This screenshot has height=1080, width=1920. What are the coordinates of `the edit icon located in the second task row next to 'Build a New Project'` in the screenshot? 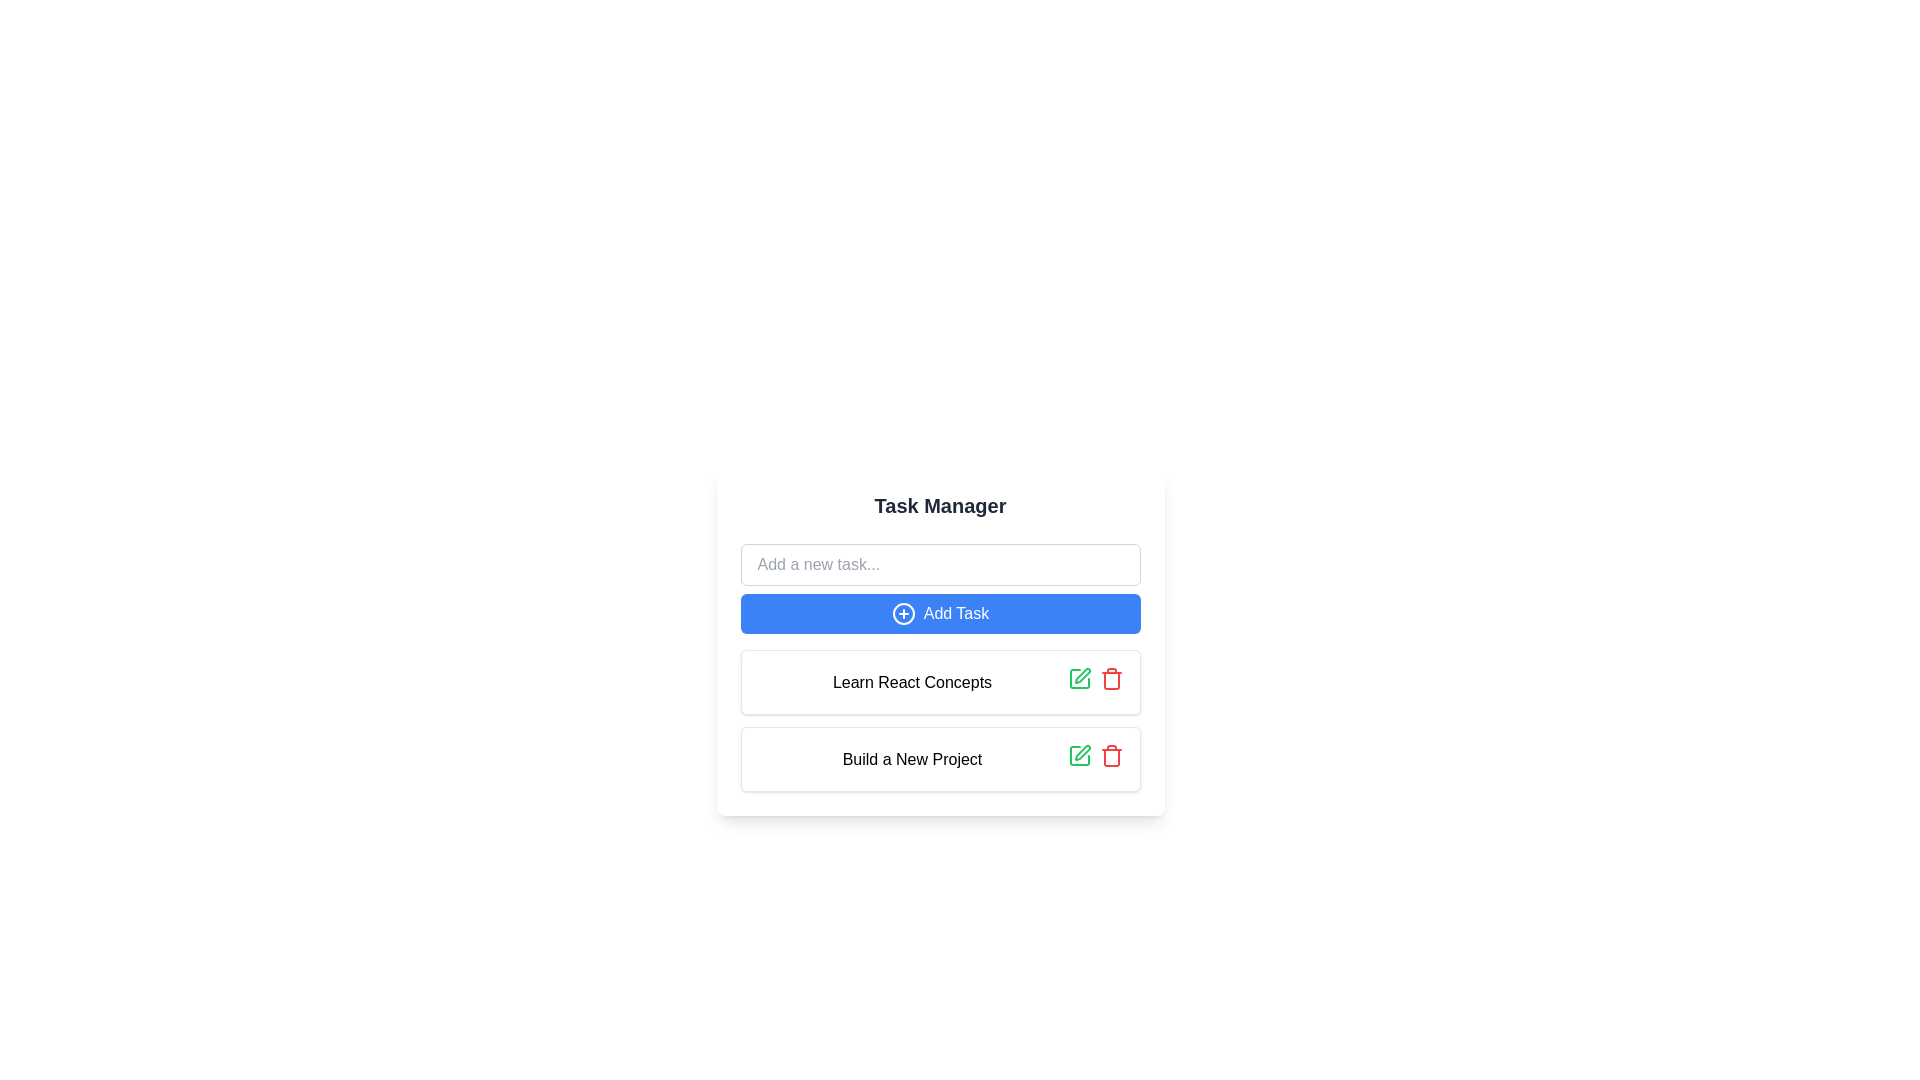 It's located at (1078, 677).